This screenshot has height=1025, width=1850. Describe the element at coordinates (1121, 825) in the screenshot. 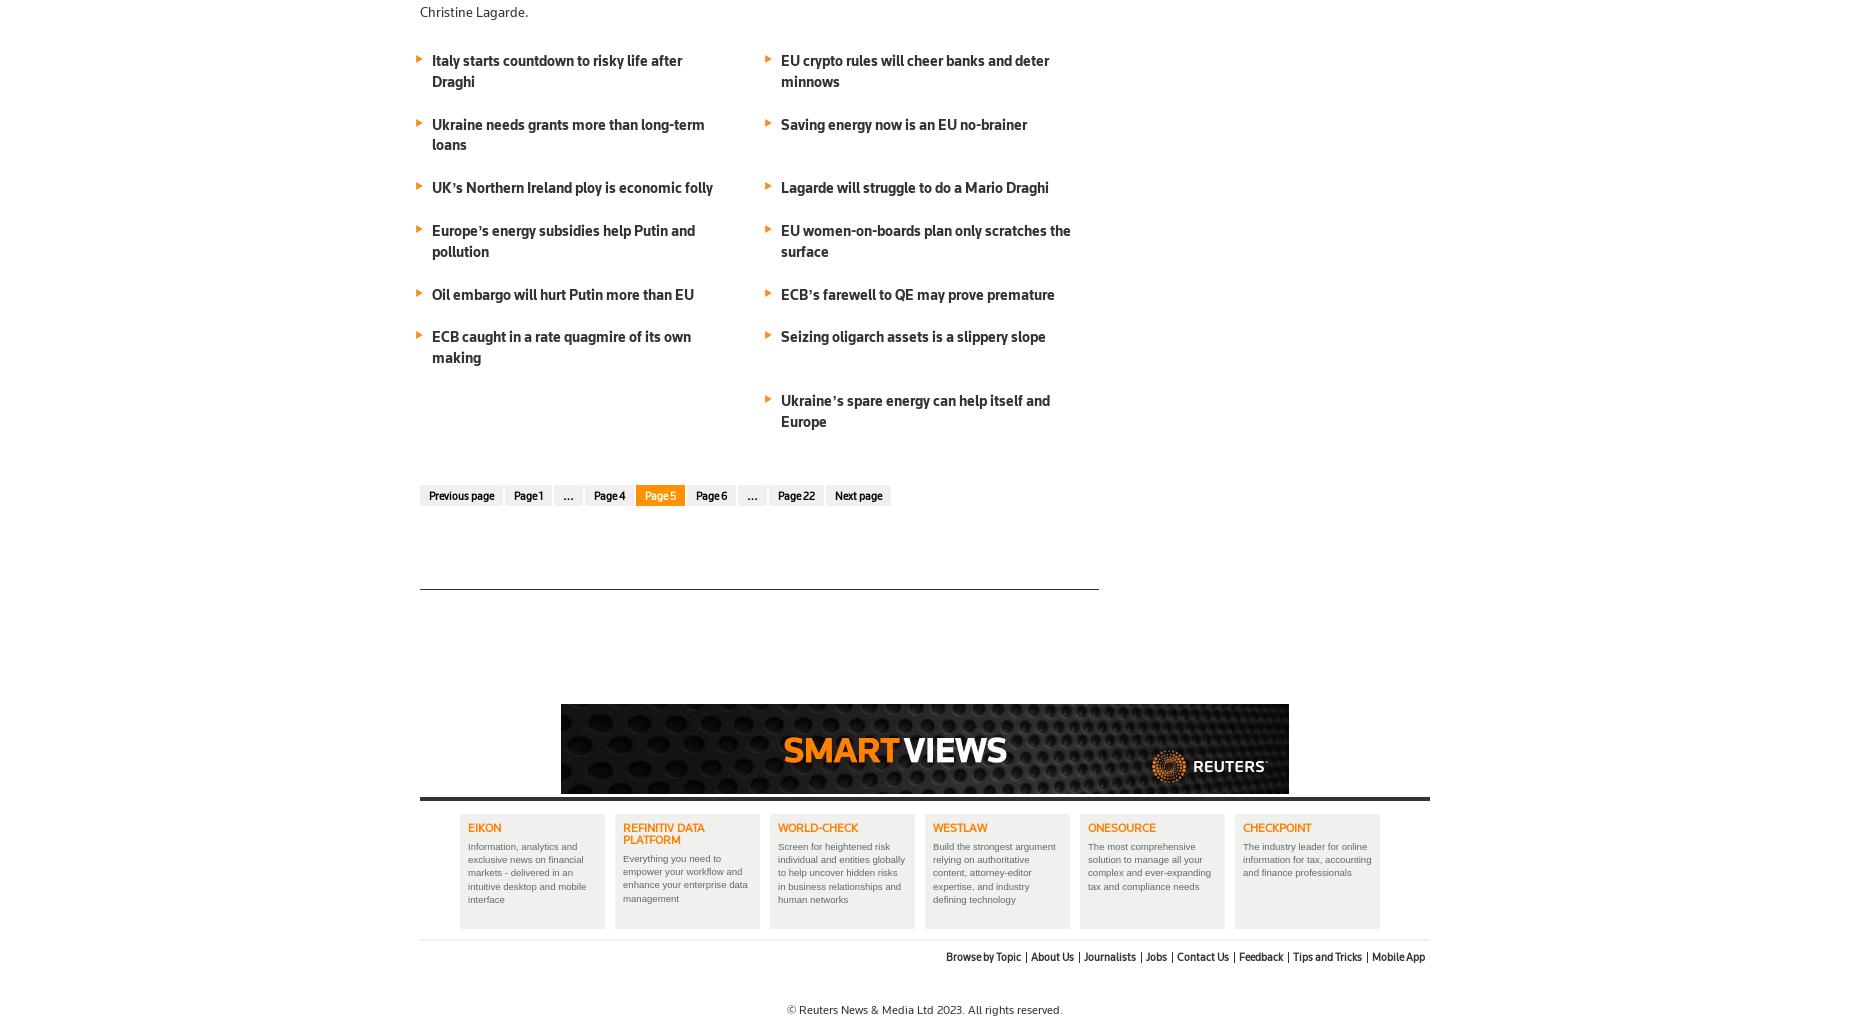

I see `'ONESOURCE'` at that location.